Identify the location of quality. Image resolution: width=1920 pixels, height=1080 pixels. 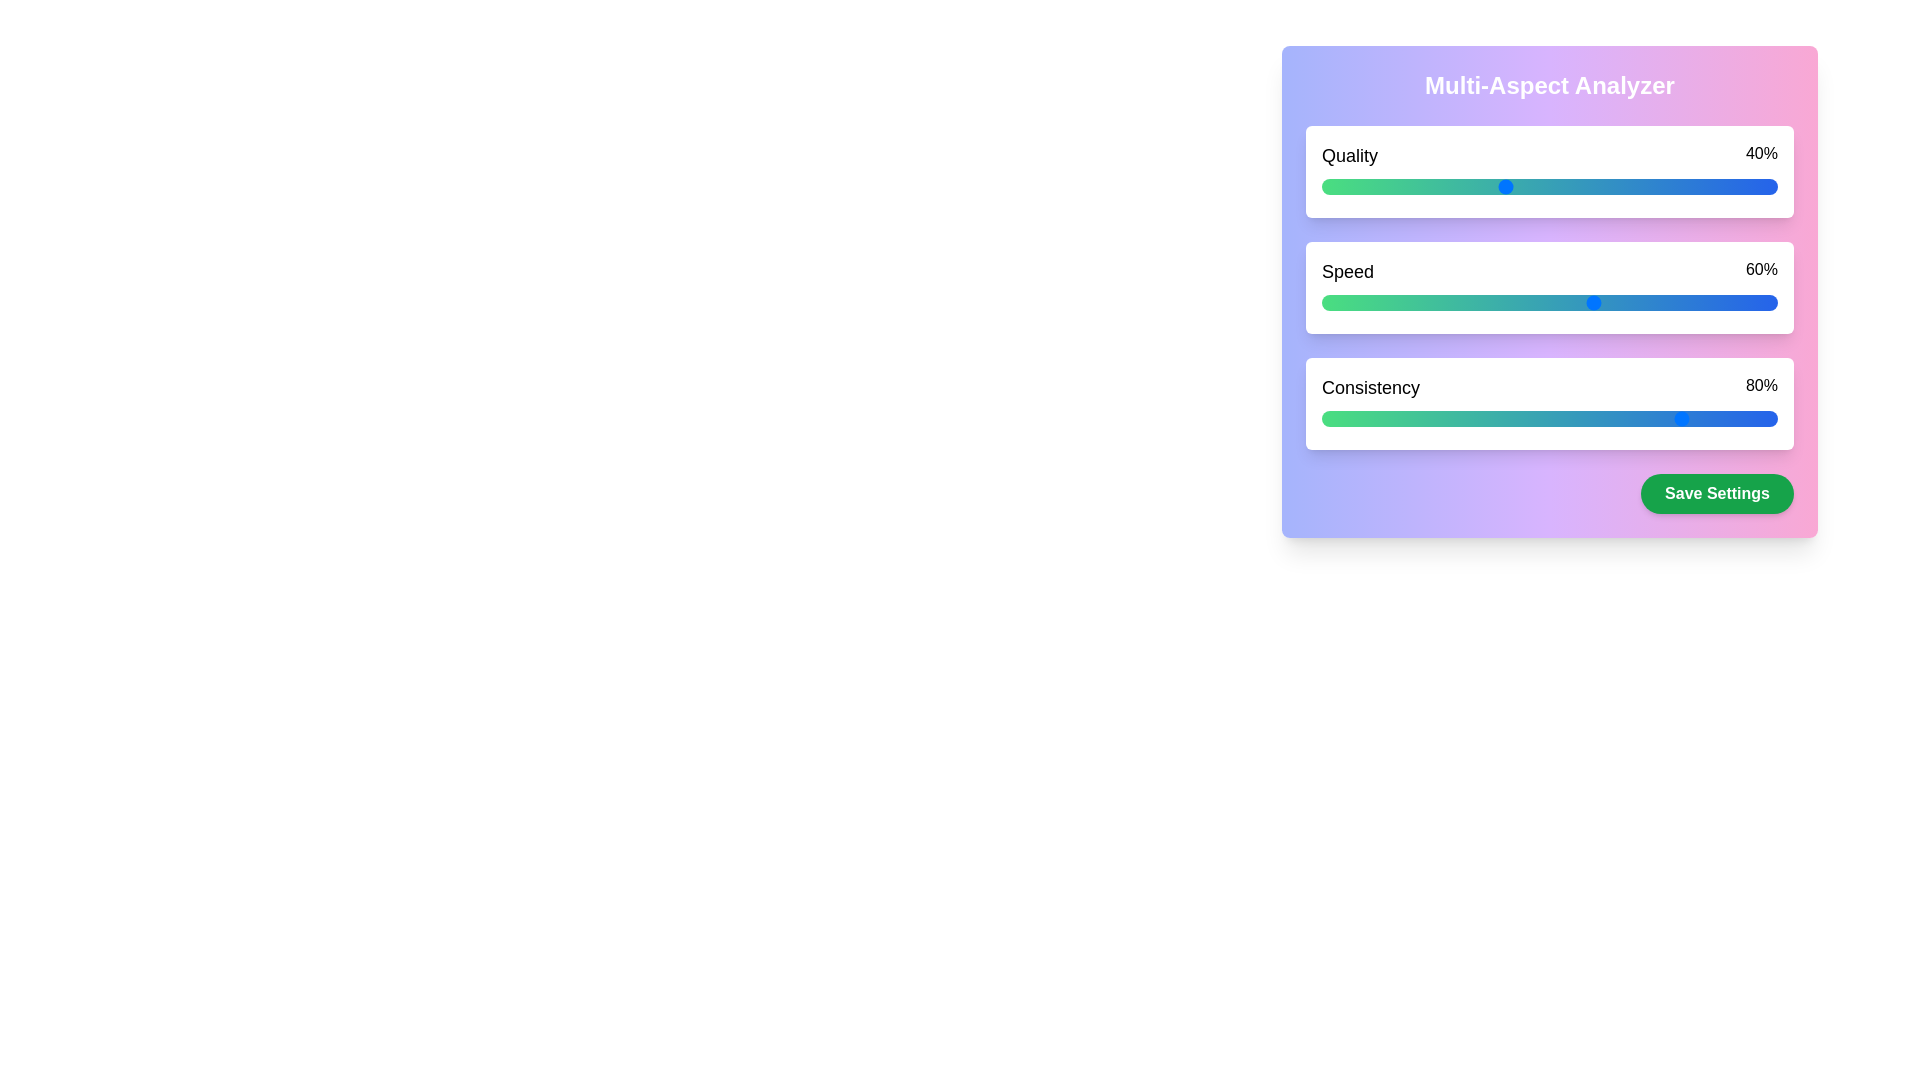
(1703, 186).